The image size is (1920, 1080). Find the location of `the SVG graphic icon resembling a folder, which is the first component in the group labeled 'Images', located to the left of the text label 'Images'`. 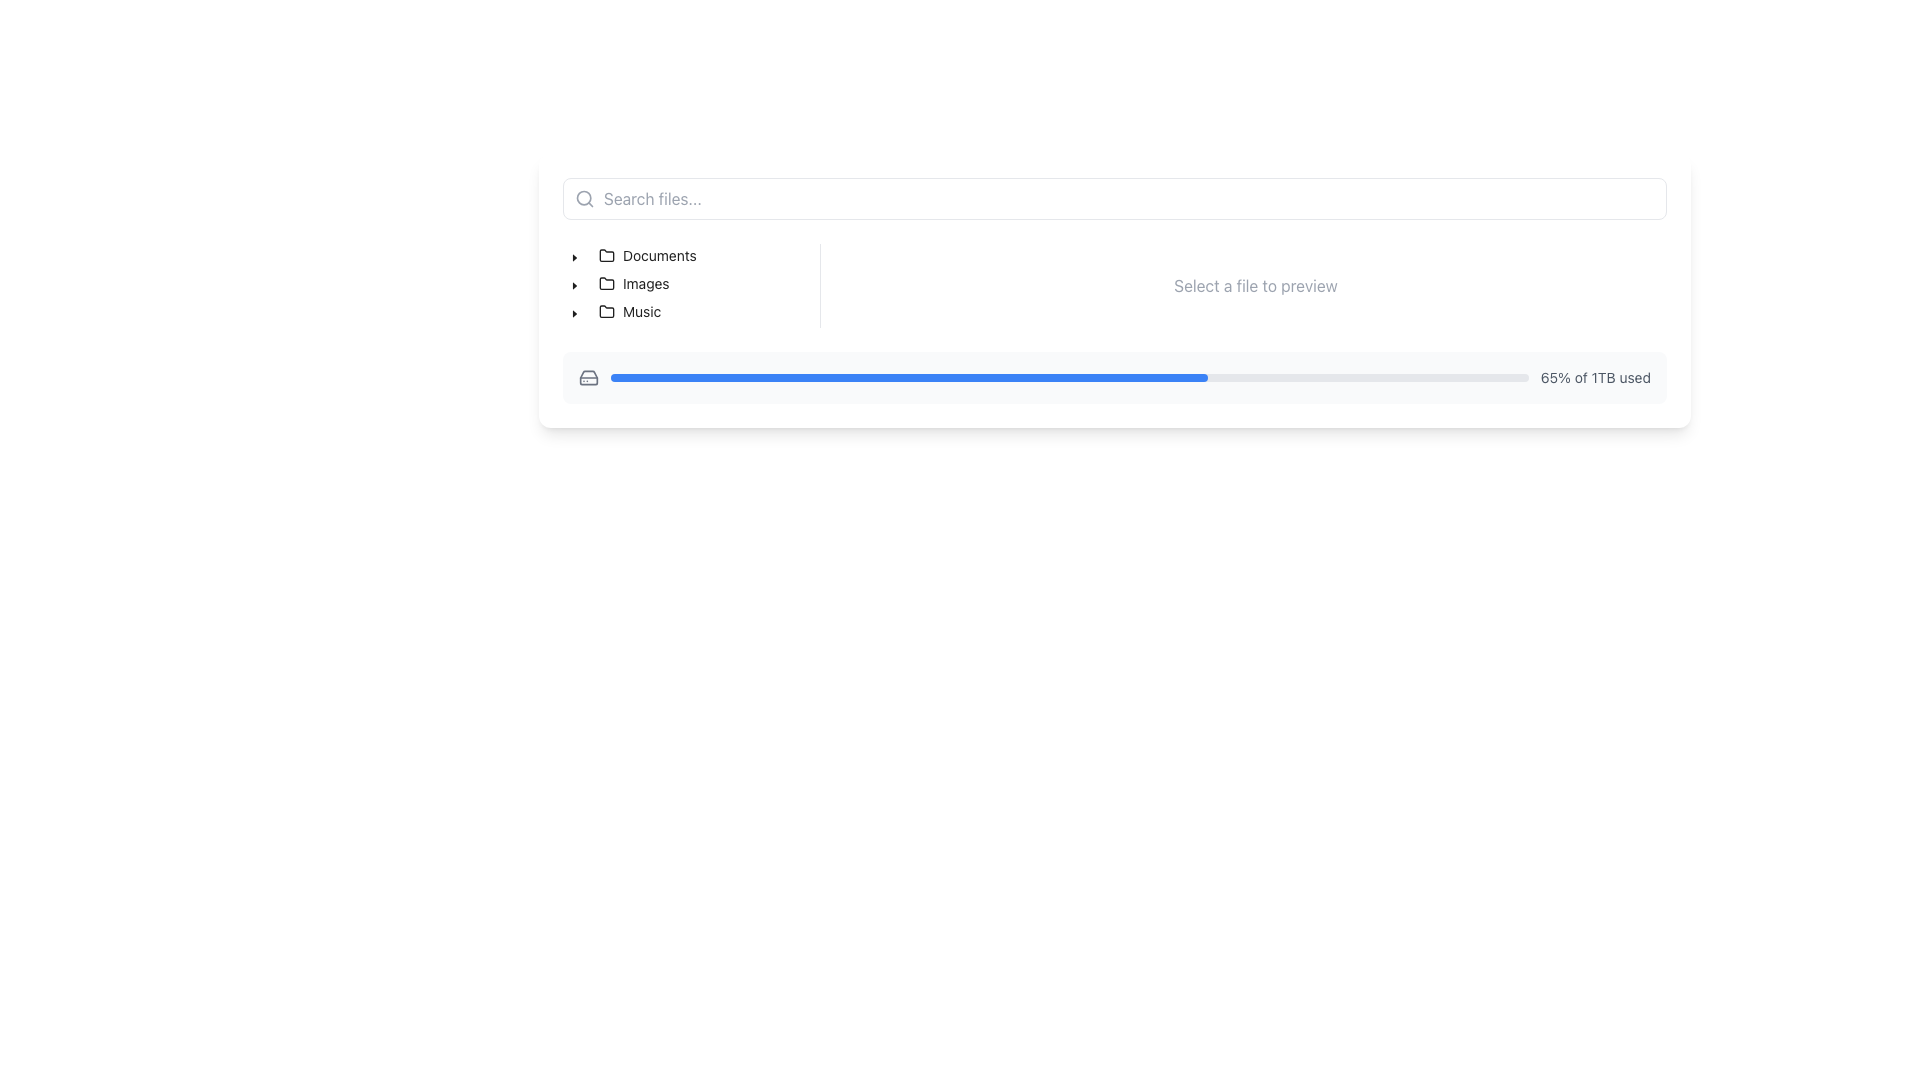

the SVG graphic icon resembling a folder, which is the first component in the group labeled 'Images', located to the left of the text label 'Images' is located at coordinates (605, 284).